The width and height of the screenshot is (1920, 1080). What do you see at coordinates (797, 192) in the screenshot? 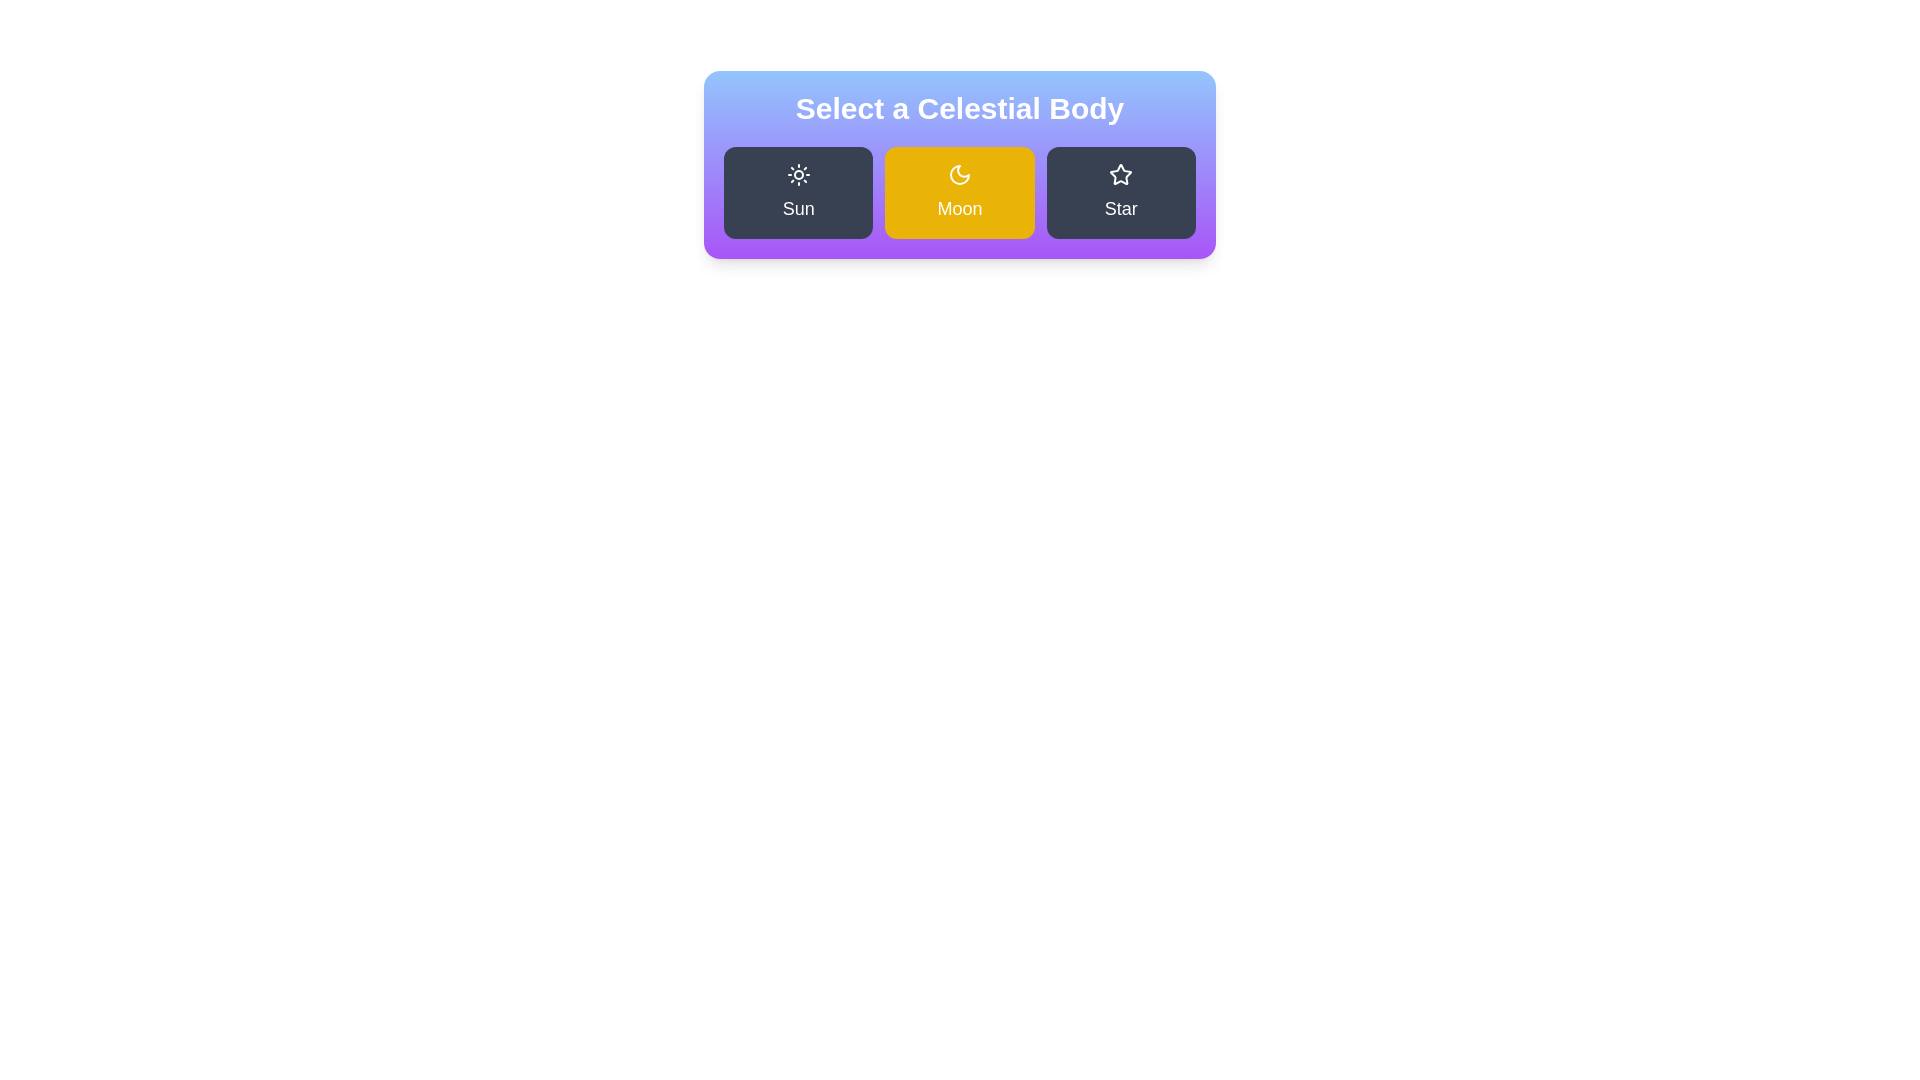
I see `the celestial body icon Sun` at bounding box center [797, 192].